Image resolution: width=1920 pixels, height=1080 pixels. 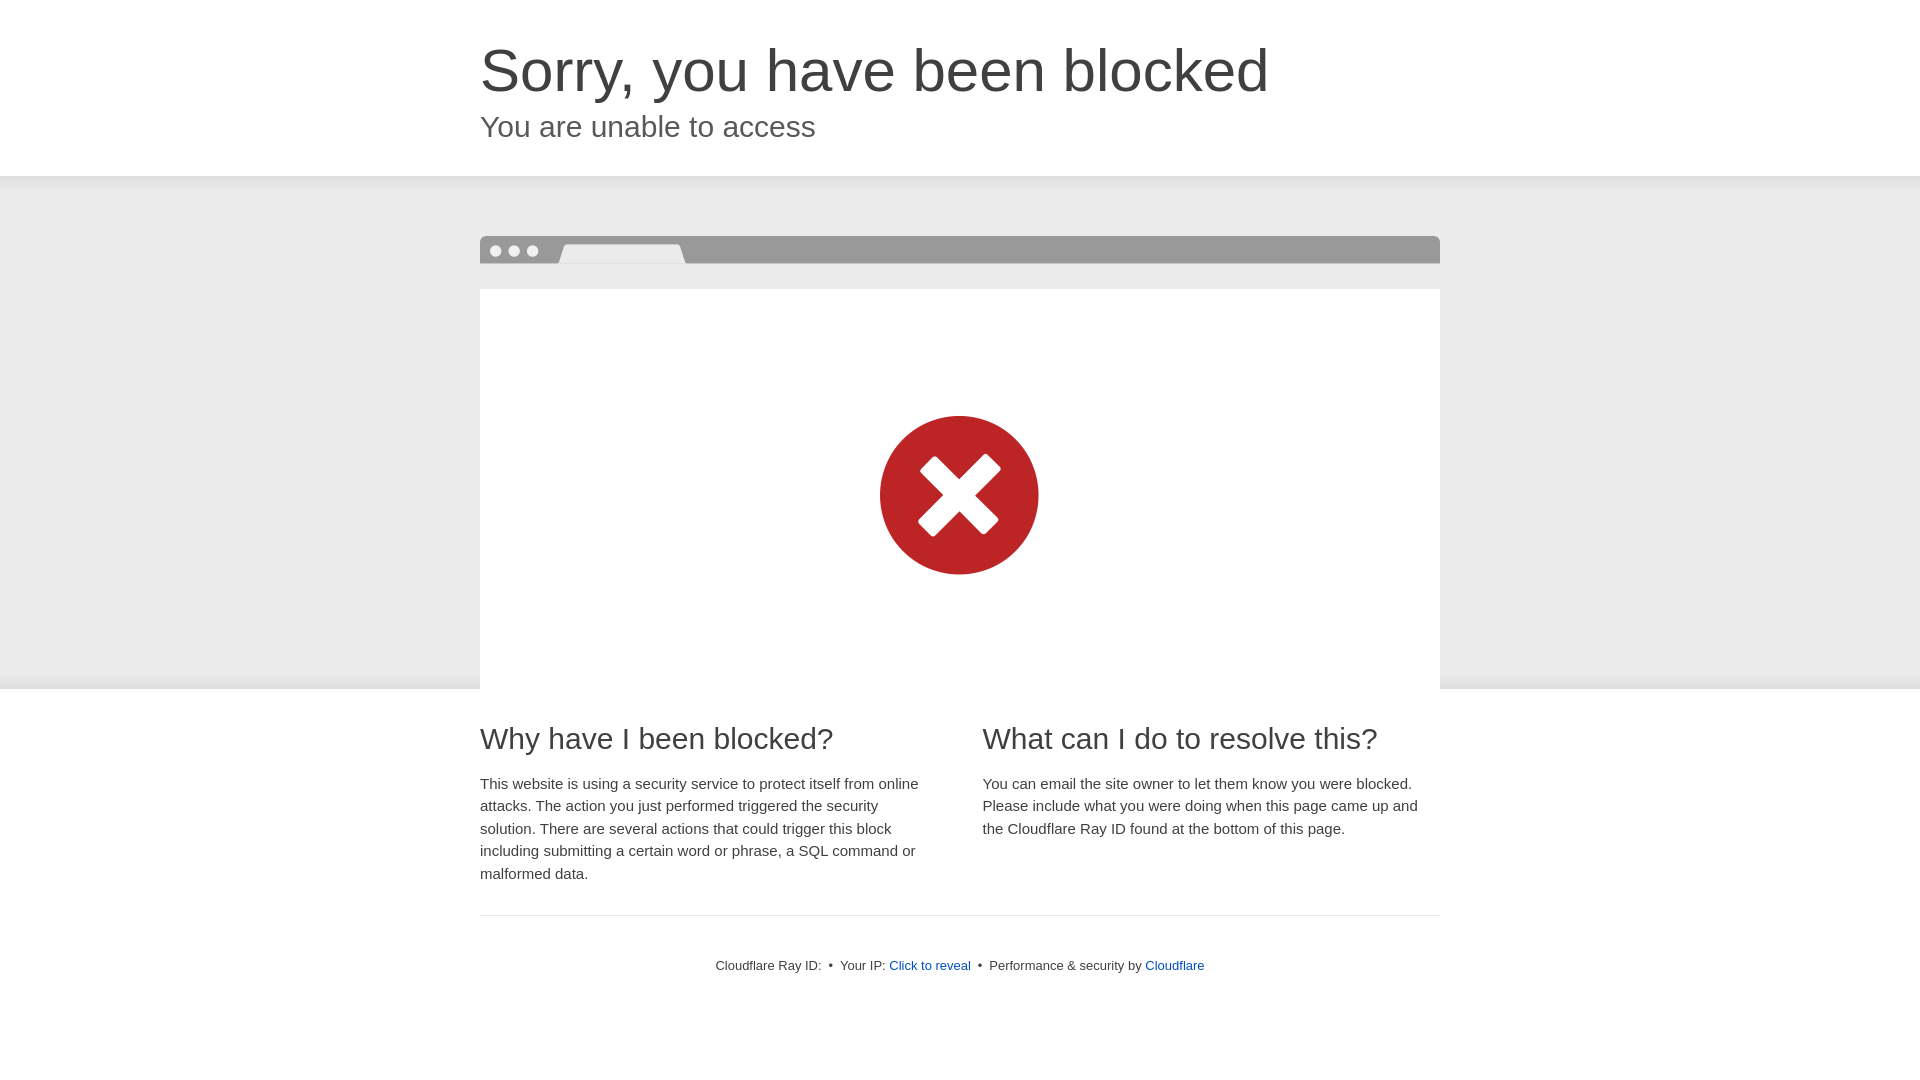 I want to click on 'Cloudflare', so click(x=1174, y=964).